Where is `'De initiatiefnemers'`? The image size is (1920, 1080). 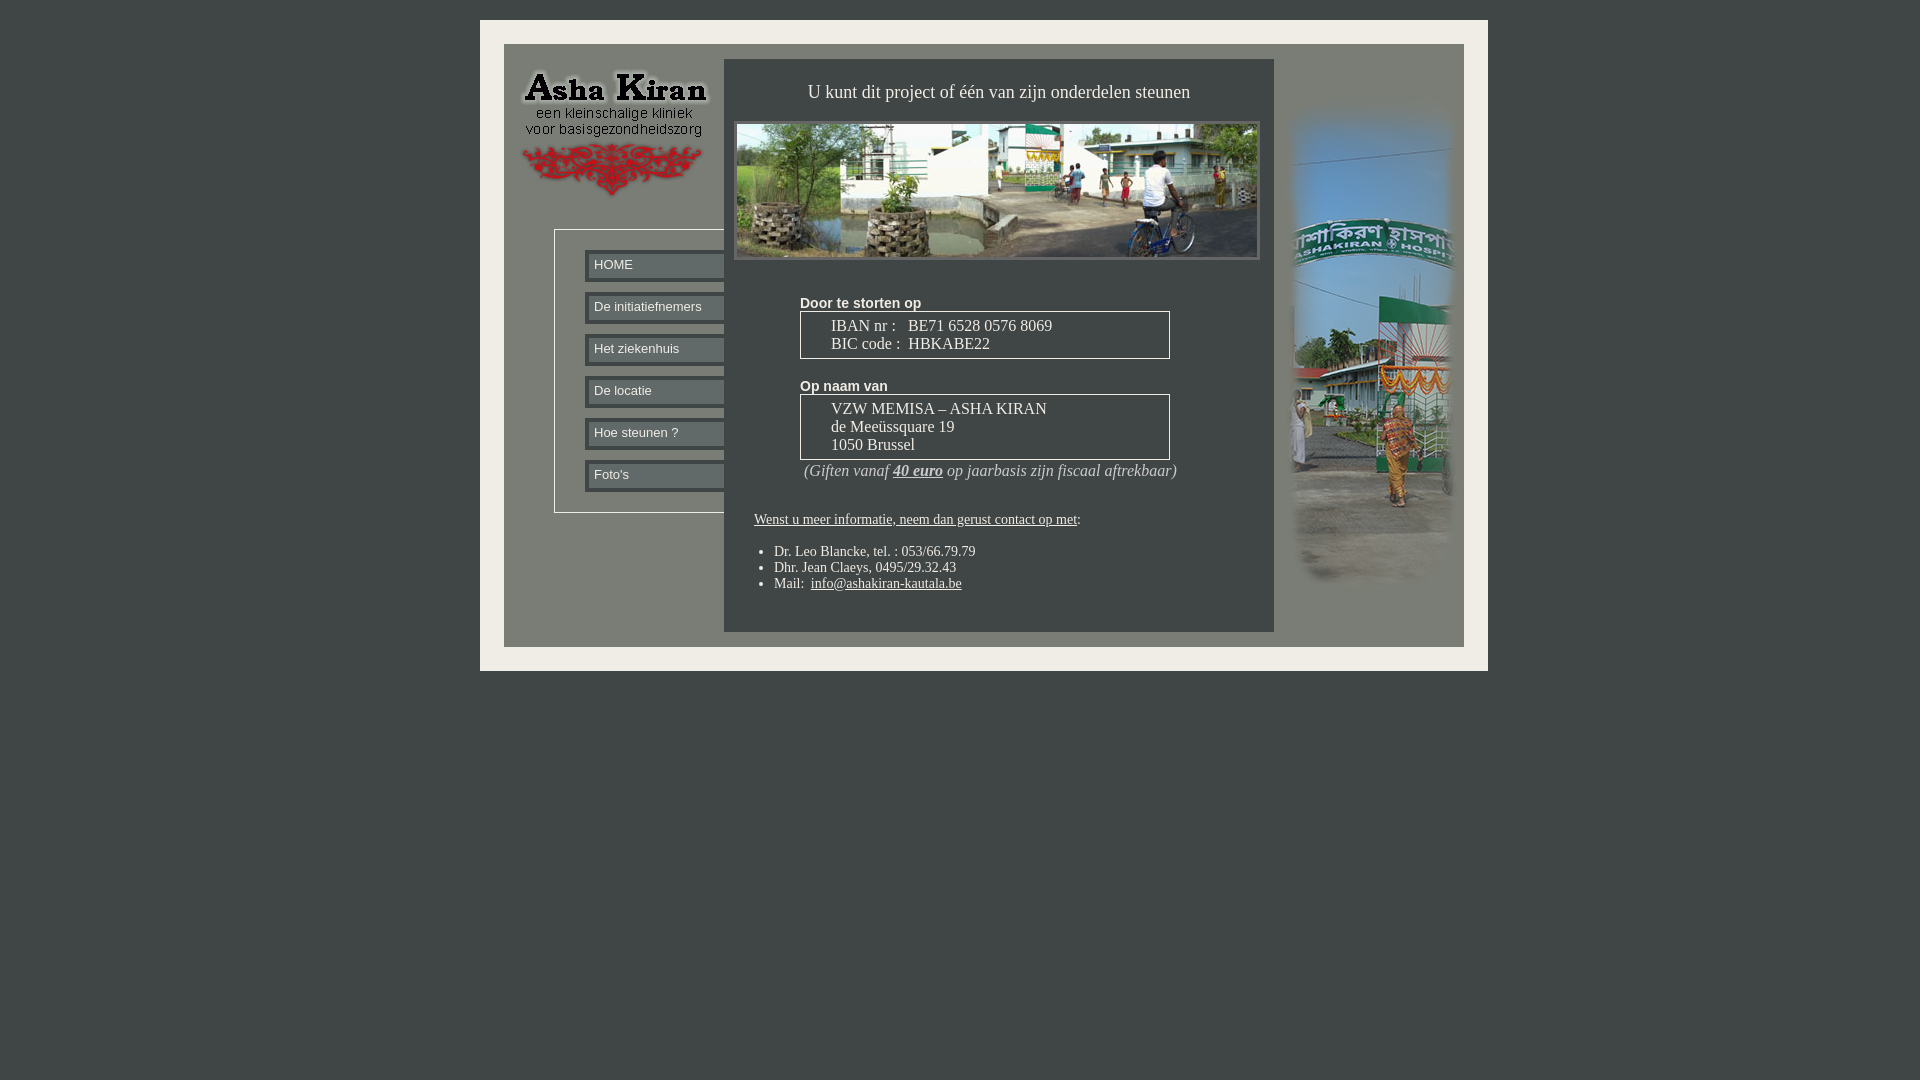
'De initiatiefnemers' is located at coordinates (670, 309).